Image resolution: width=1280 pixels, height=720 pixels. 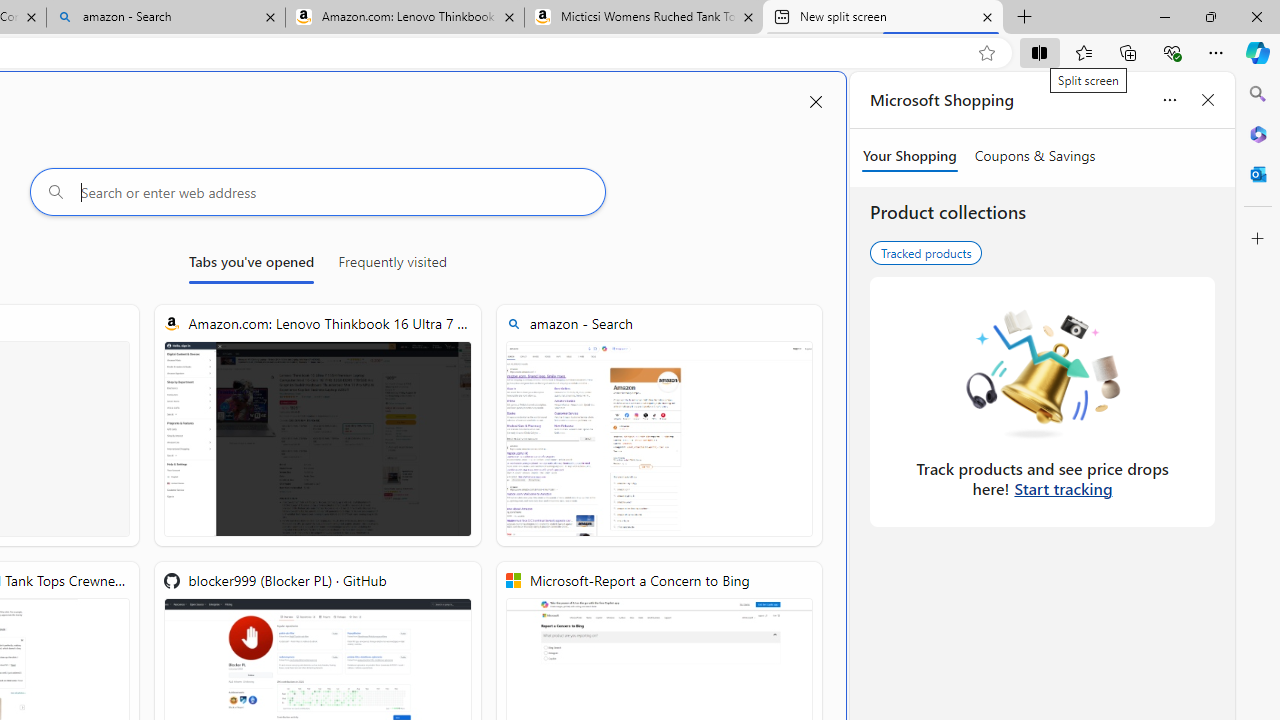 What do you see at coordinates (392, 265) in the screenshot?
I see `'Frequently visited'` at bounding box center [392, 265].